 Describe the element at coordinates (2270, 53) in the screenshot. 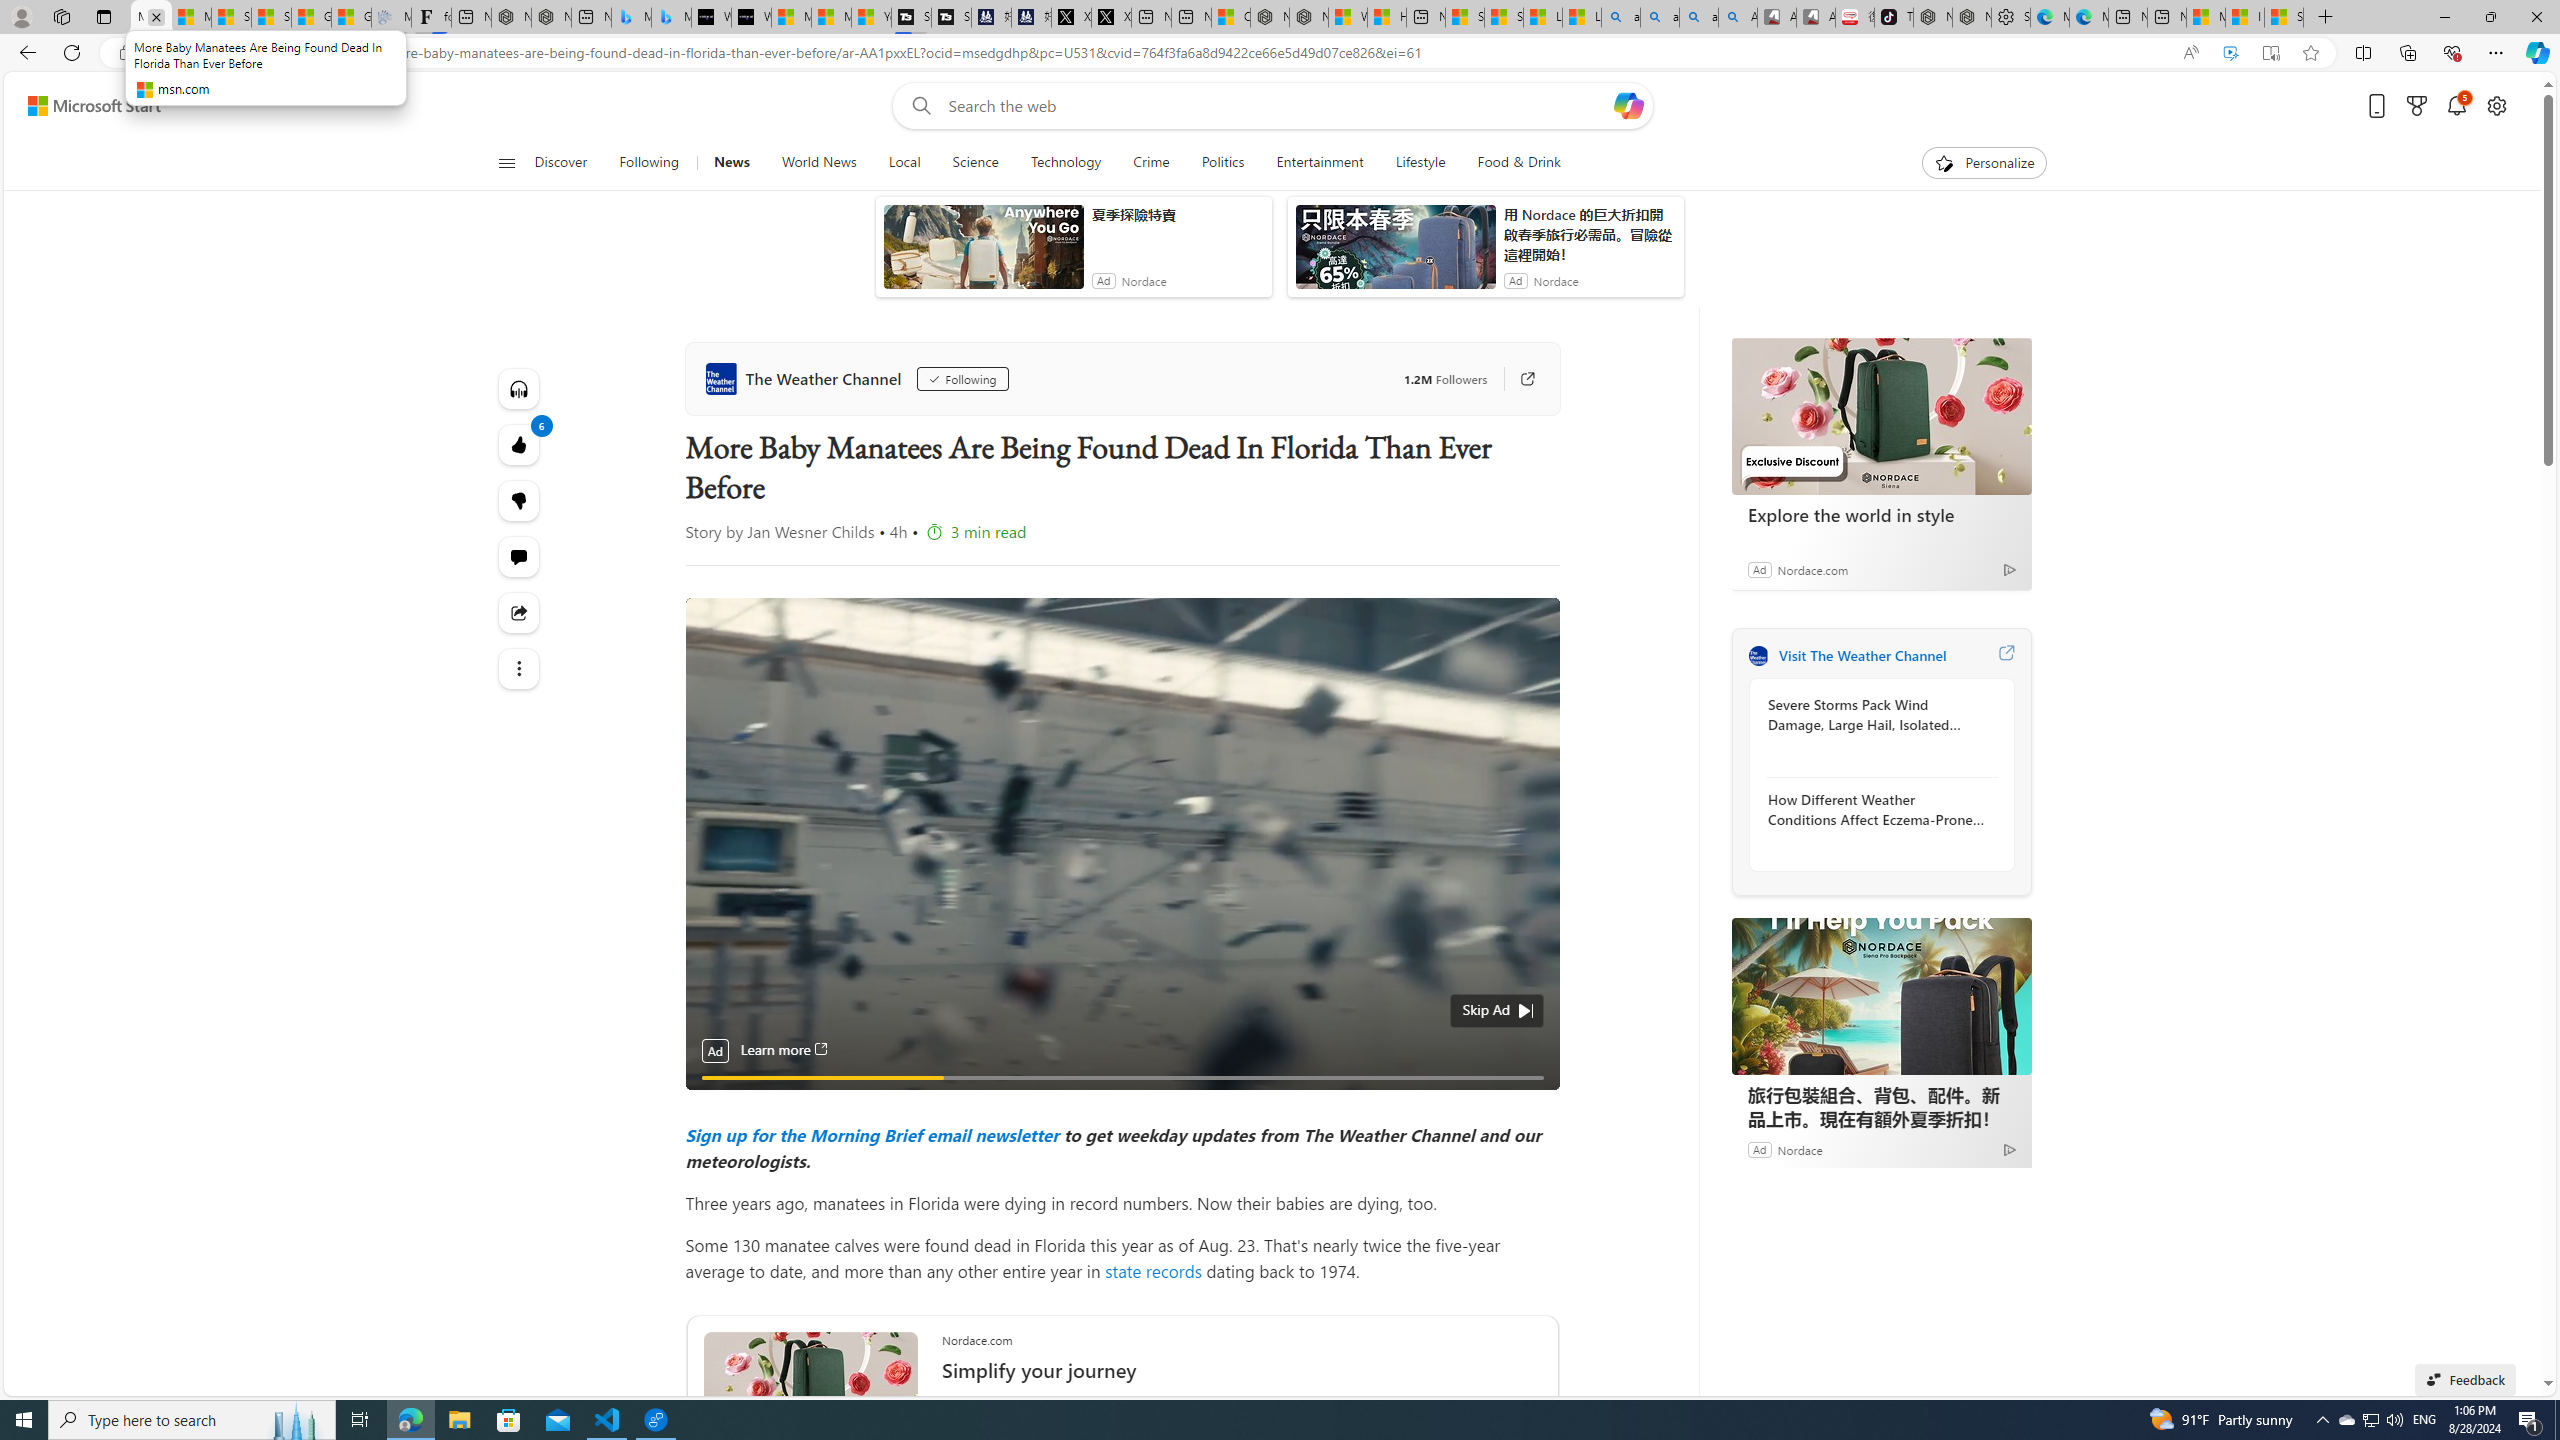

I see `'Enter Immersive Reader (F9)'` at that location.